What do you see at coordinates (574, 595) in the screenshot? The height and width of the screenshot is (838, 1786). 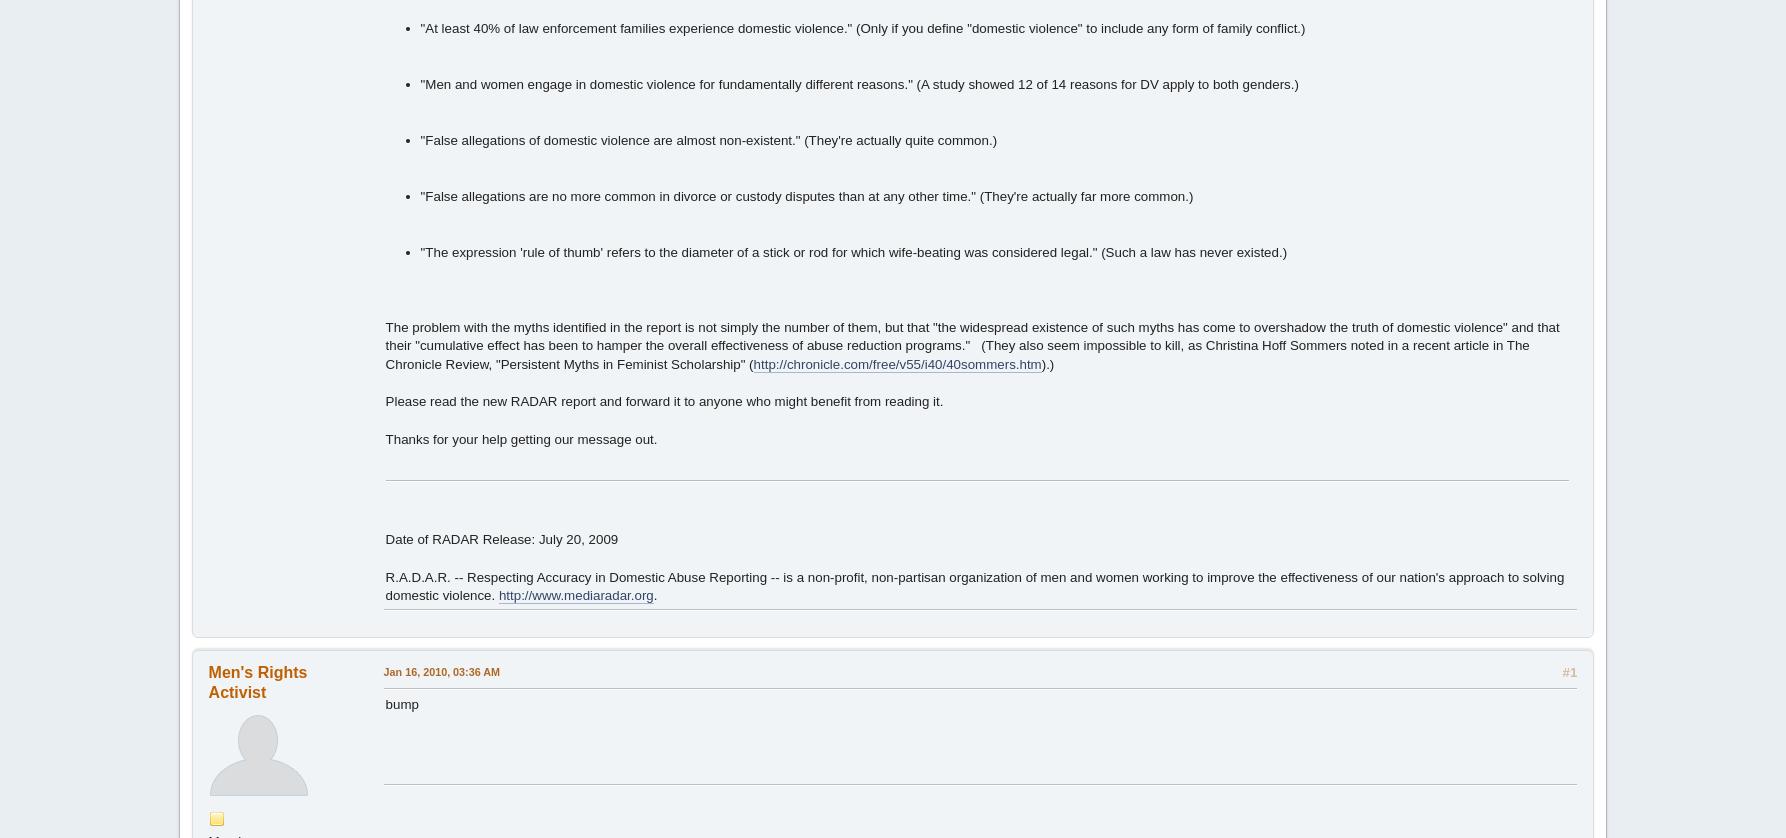 I see `'http://www.mediaradar.org'` at bounding box center [574, 595].